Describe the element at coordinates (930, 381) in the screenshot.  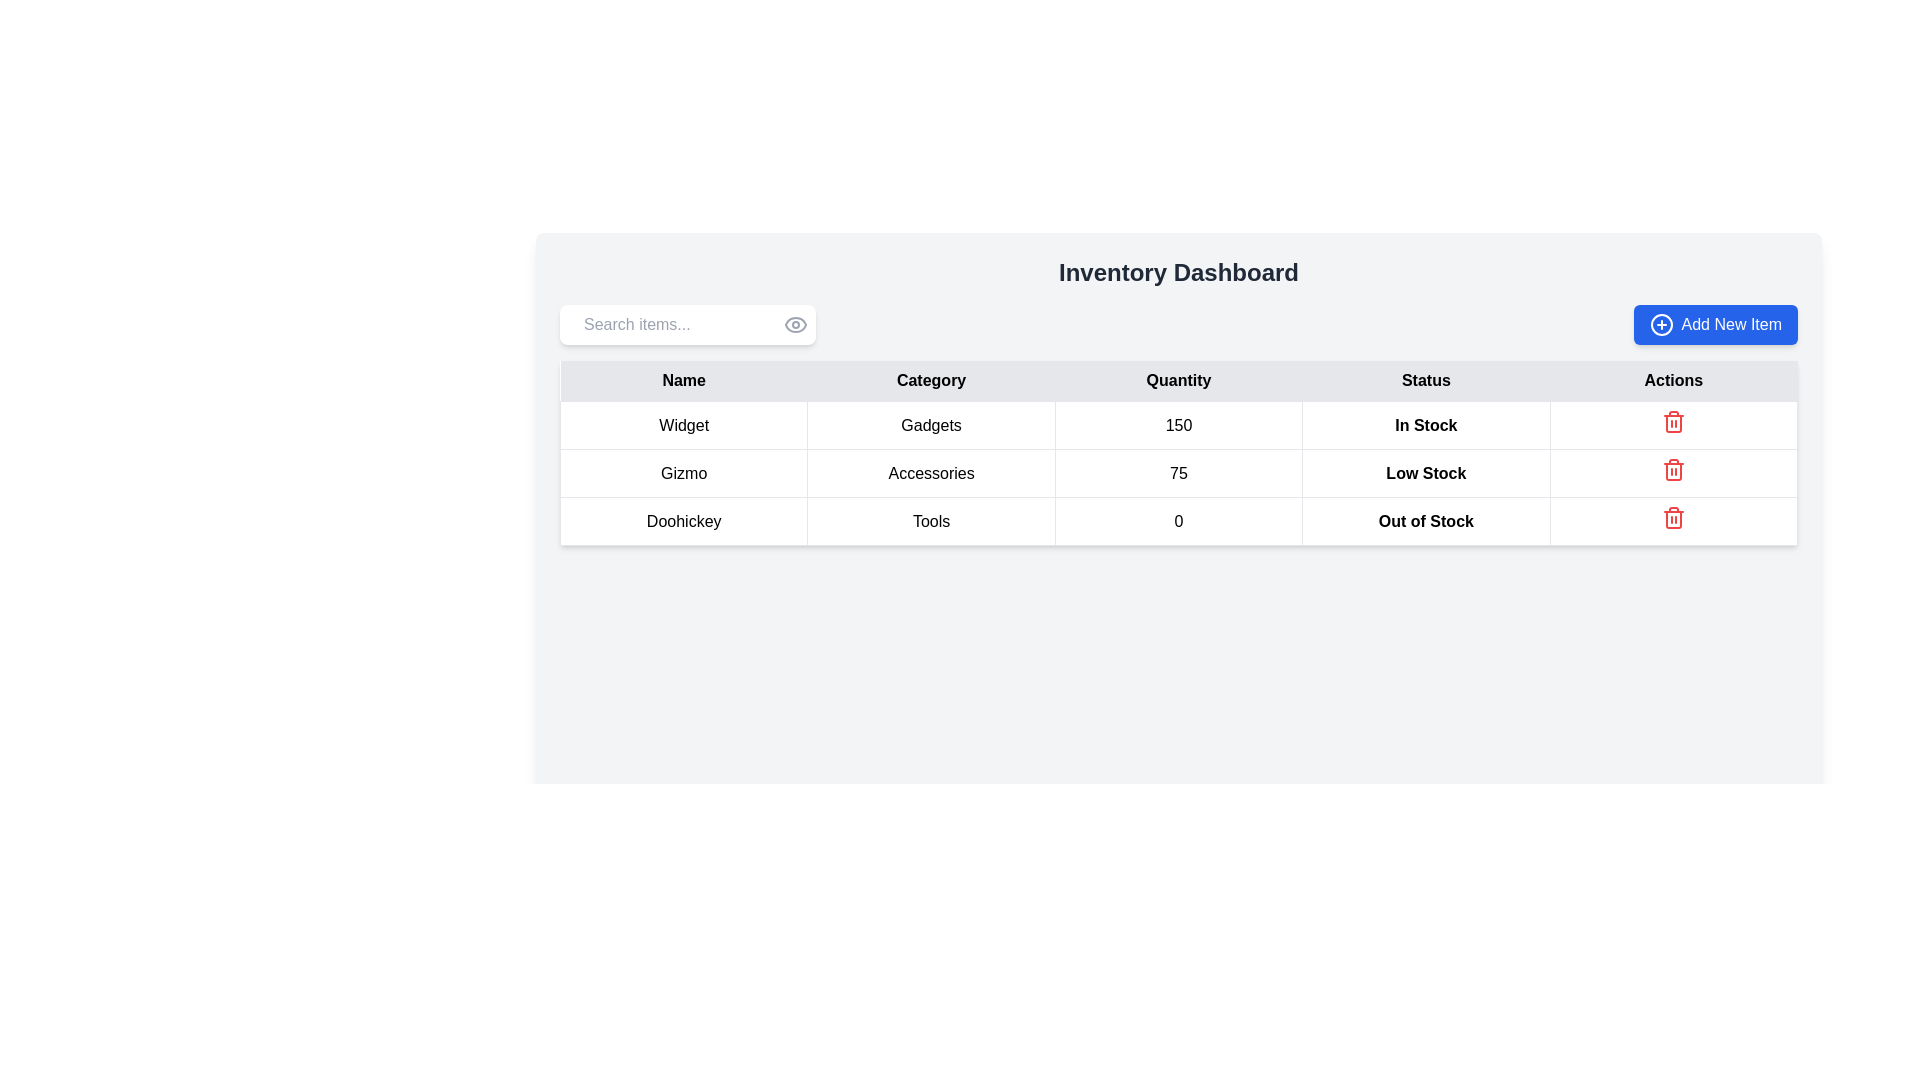
I see `the 'Category' column header in the table, which is the second column header located between 'Name' and 'Quantity'` at that location.